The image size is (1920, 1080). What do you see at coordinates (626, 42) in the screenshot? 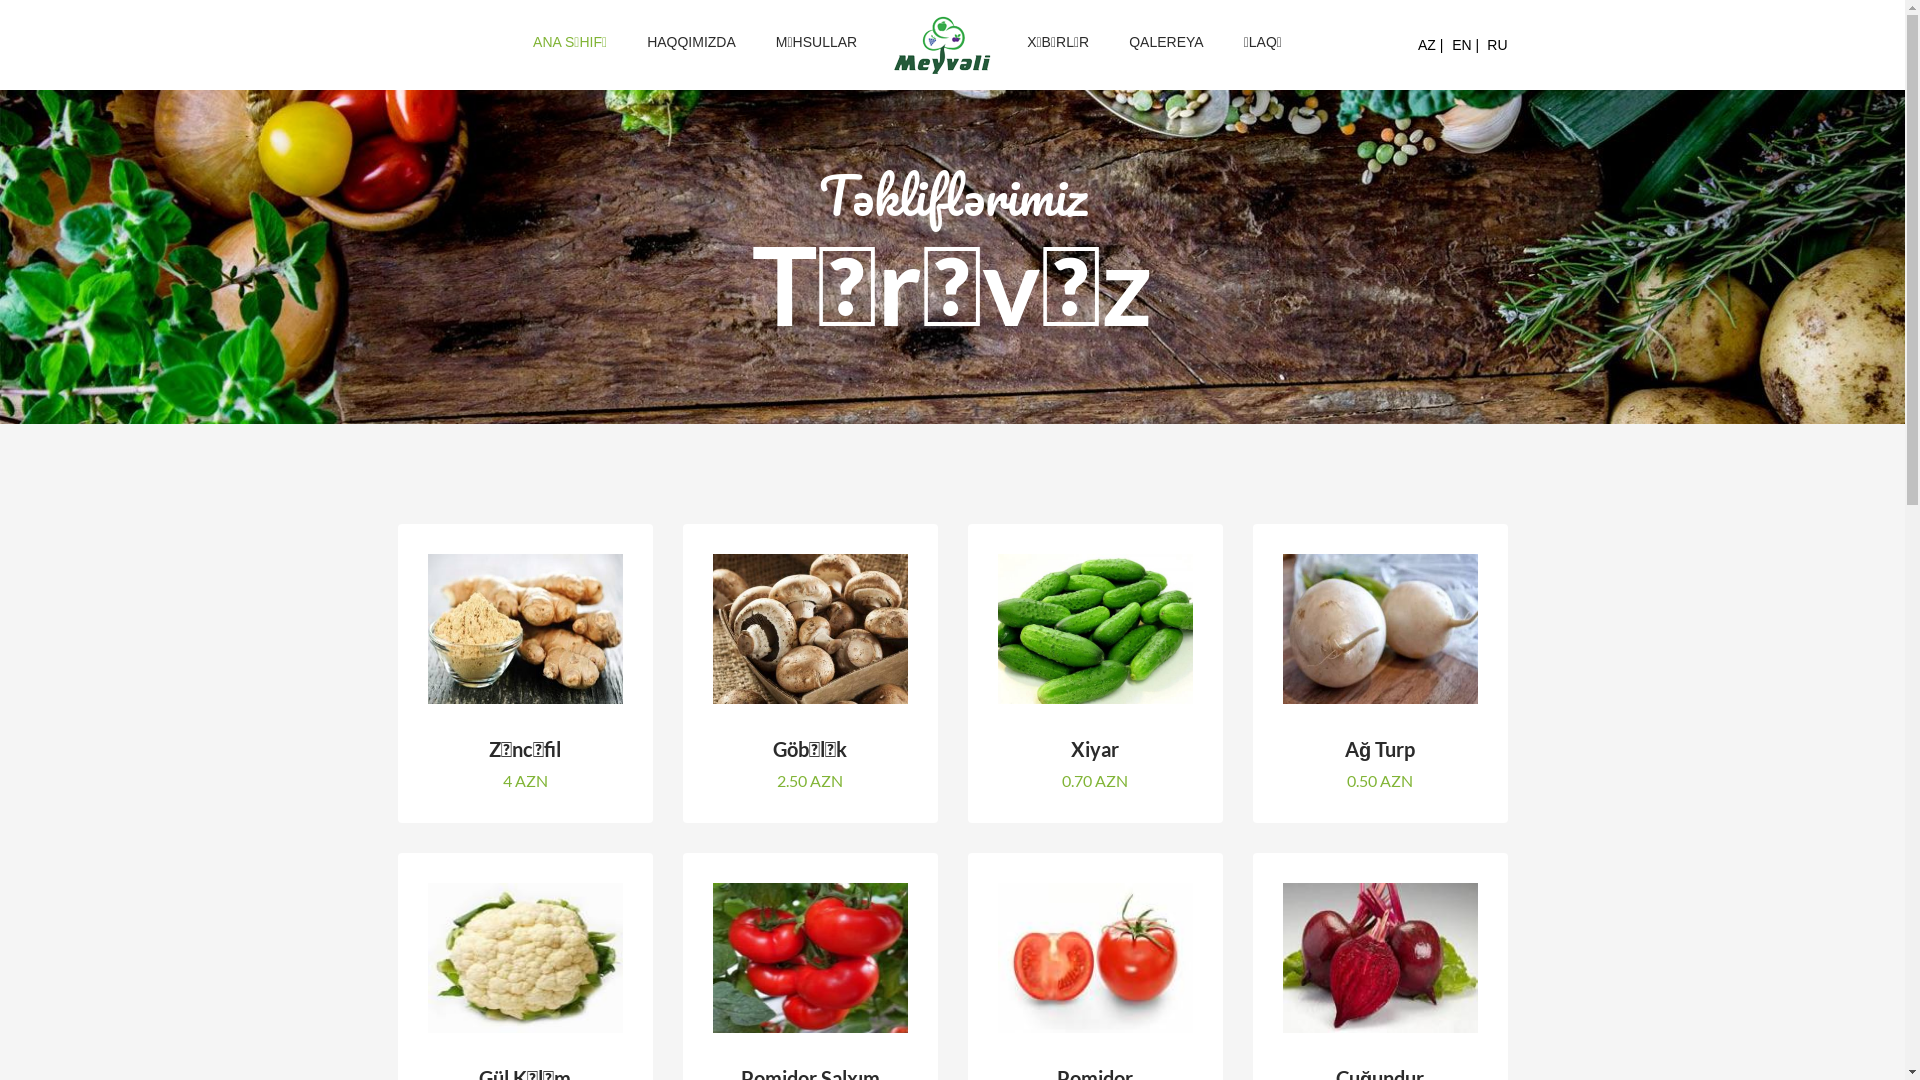
I see `'HAQQIMIZDA'` at bounding box center [626, 42].